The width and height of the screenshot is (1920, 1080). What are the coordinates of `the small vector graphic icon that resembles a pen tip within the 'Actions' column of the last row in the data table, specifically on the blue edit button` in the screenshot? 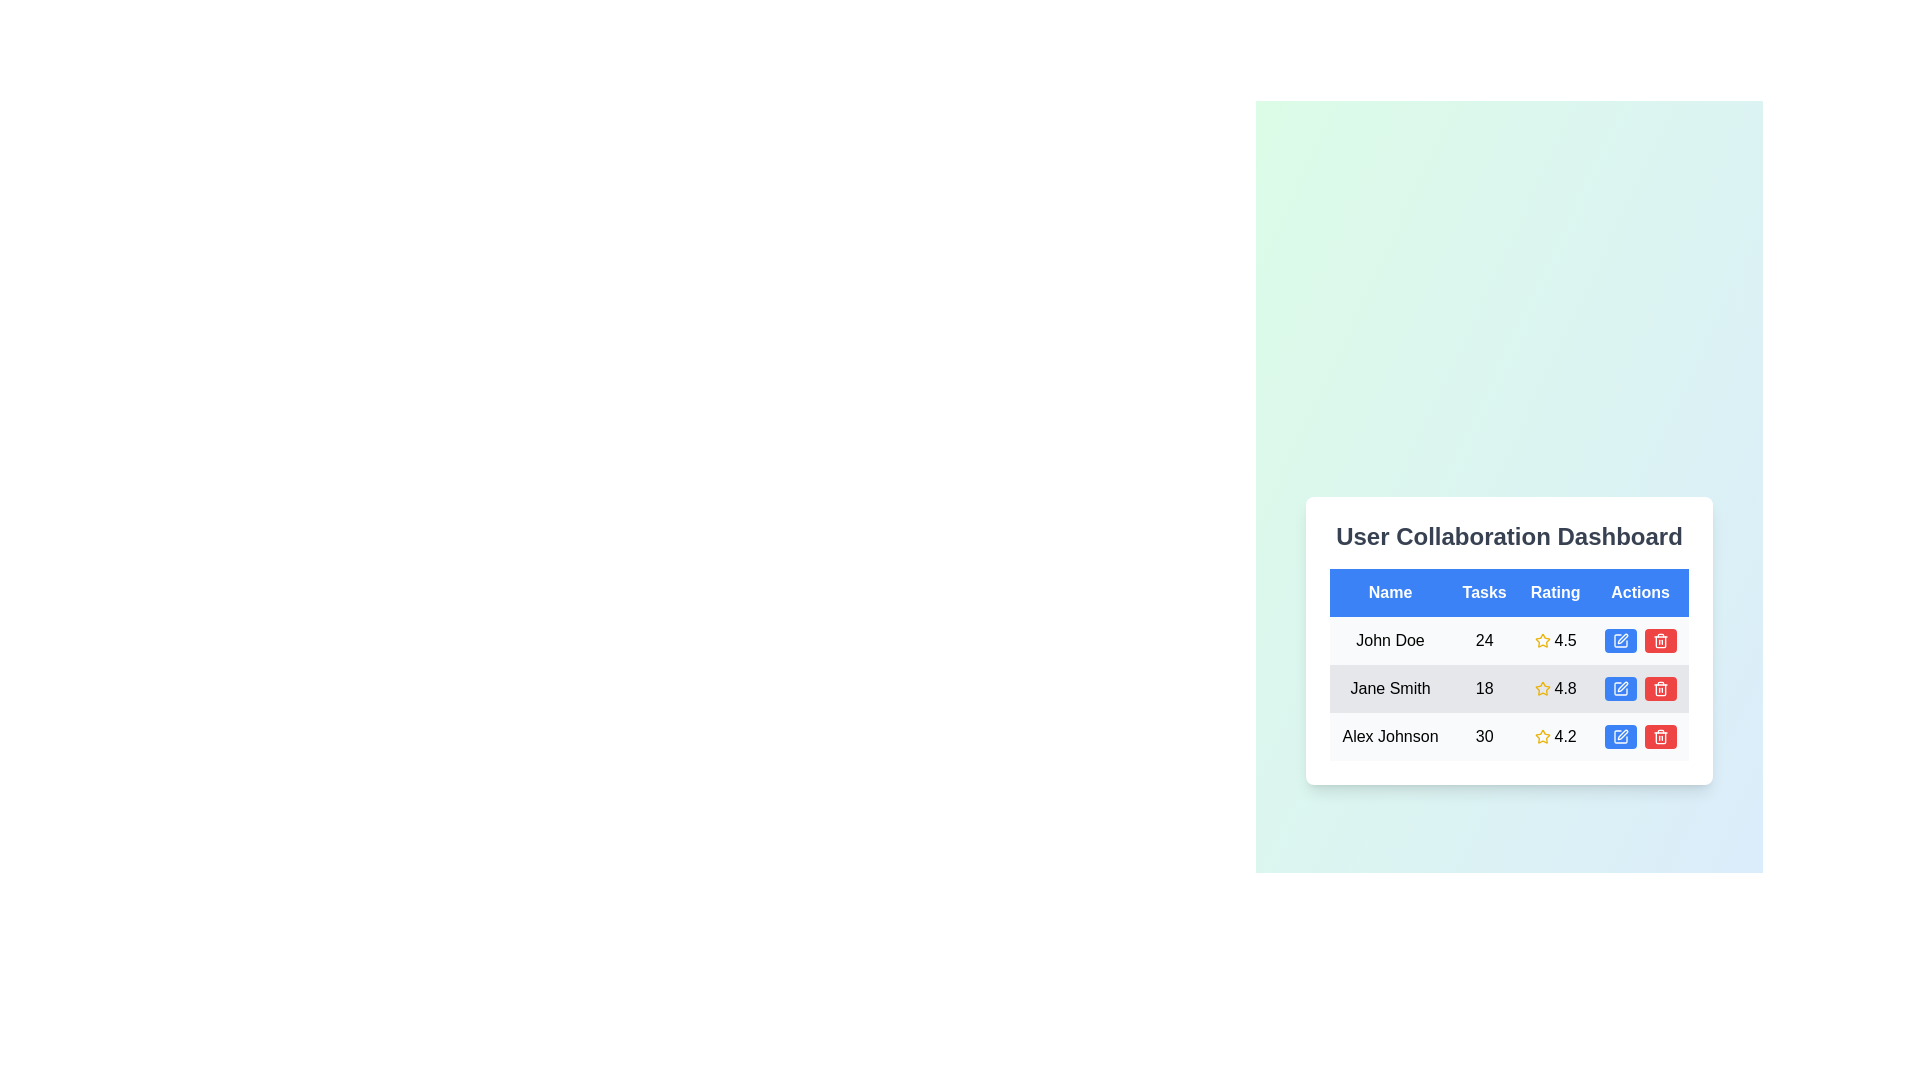 It's located at (1622, 735).